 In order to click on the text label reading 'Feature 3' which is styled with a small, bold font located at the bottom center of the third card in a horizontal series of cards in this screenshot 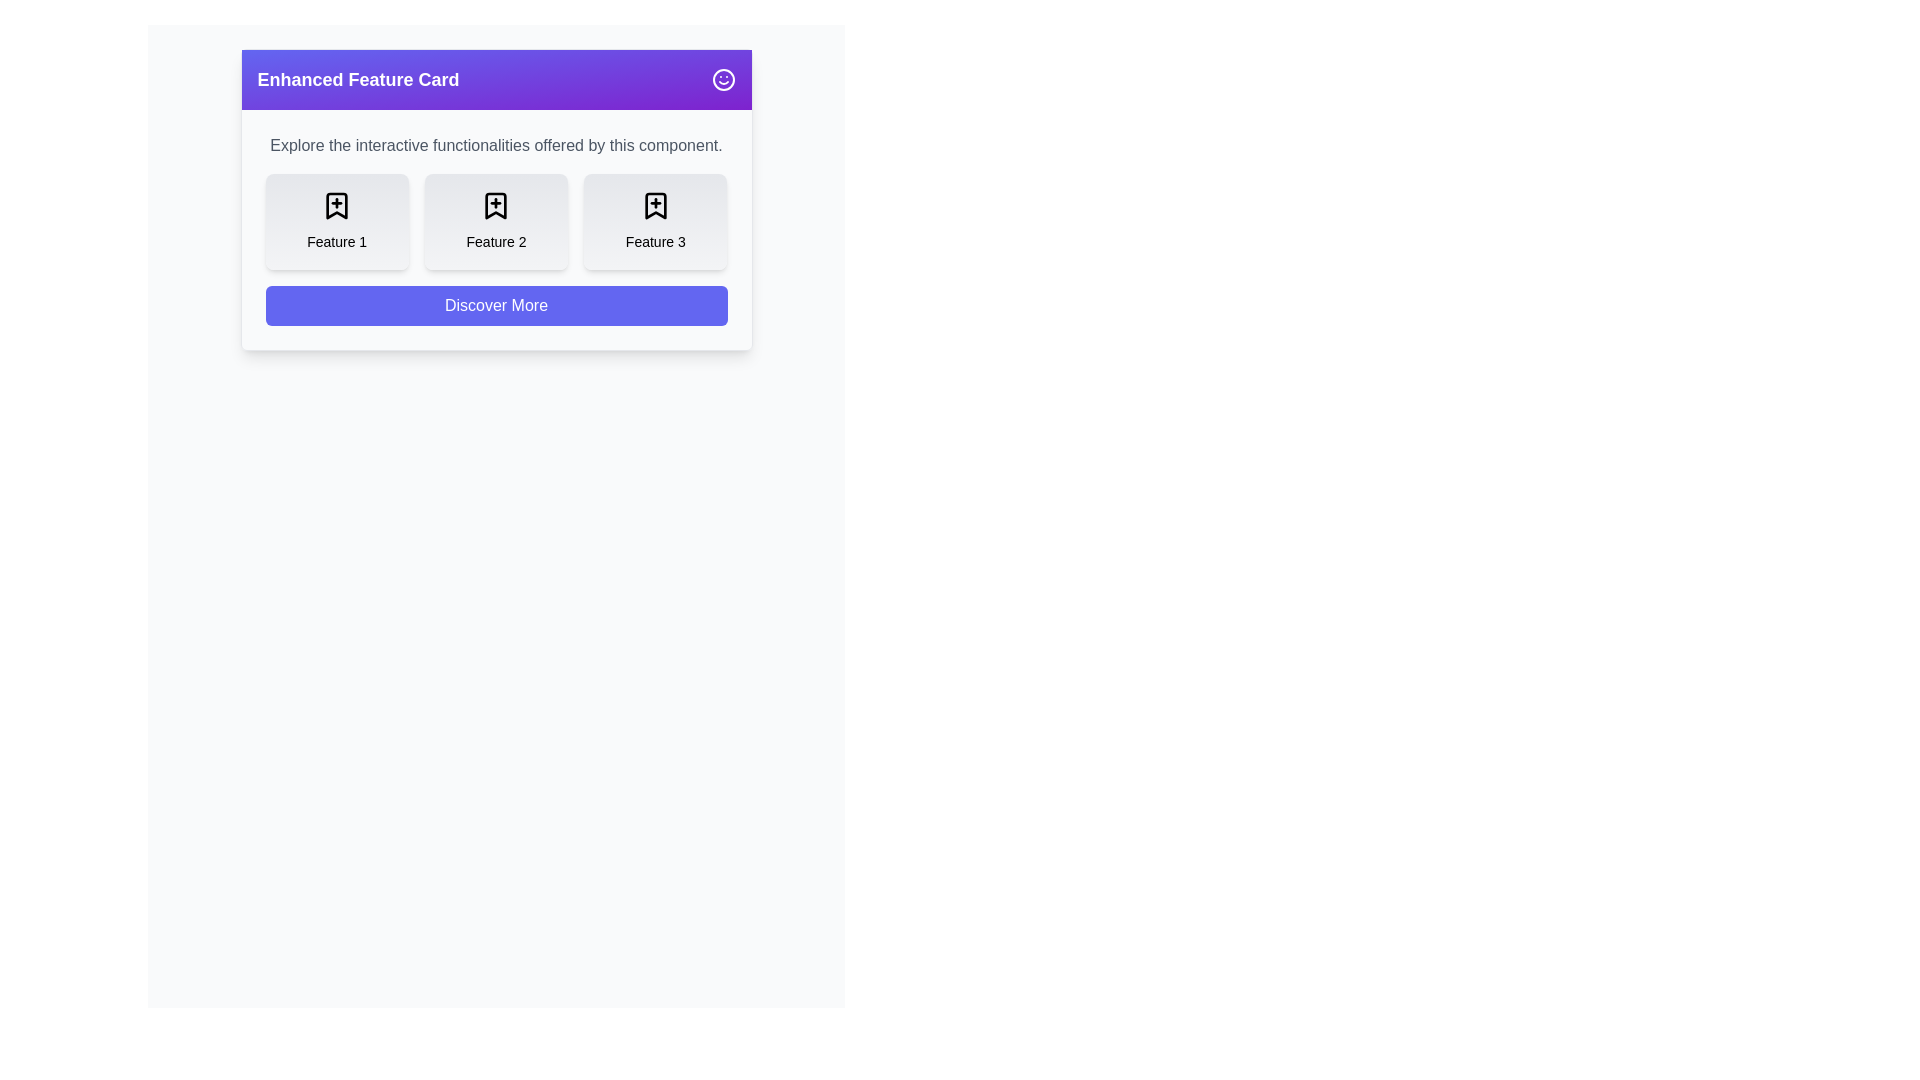, I will do `click(655, 241)`.